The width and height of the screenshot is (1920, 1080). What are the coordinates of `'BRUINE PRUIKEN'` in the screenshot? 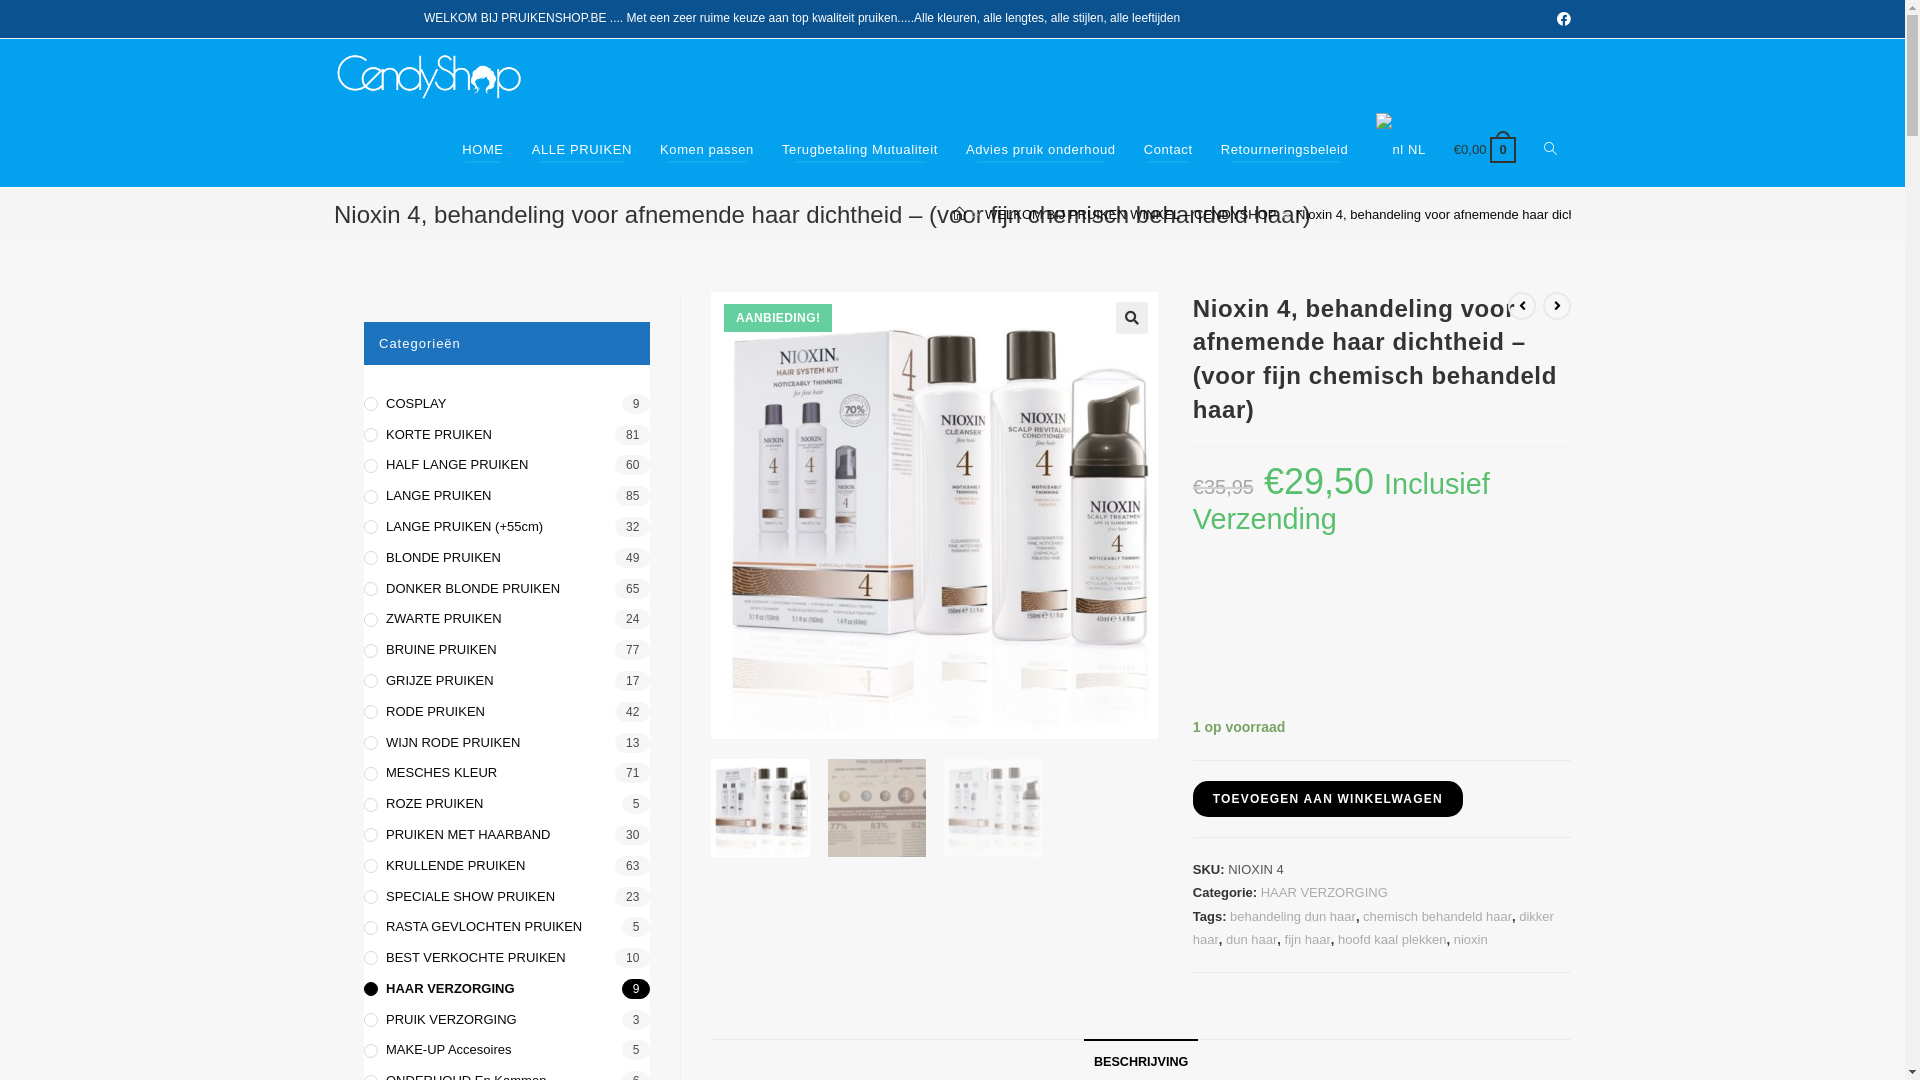 It's located at (507, 650).